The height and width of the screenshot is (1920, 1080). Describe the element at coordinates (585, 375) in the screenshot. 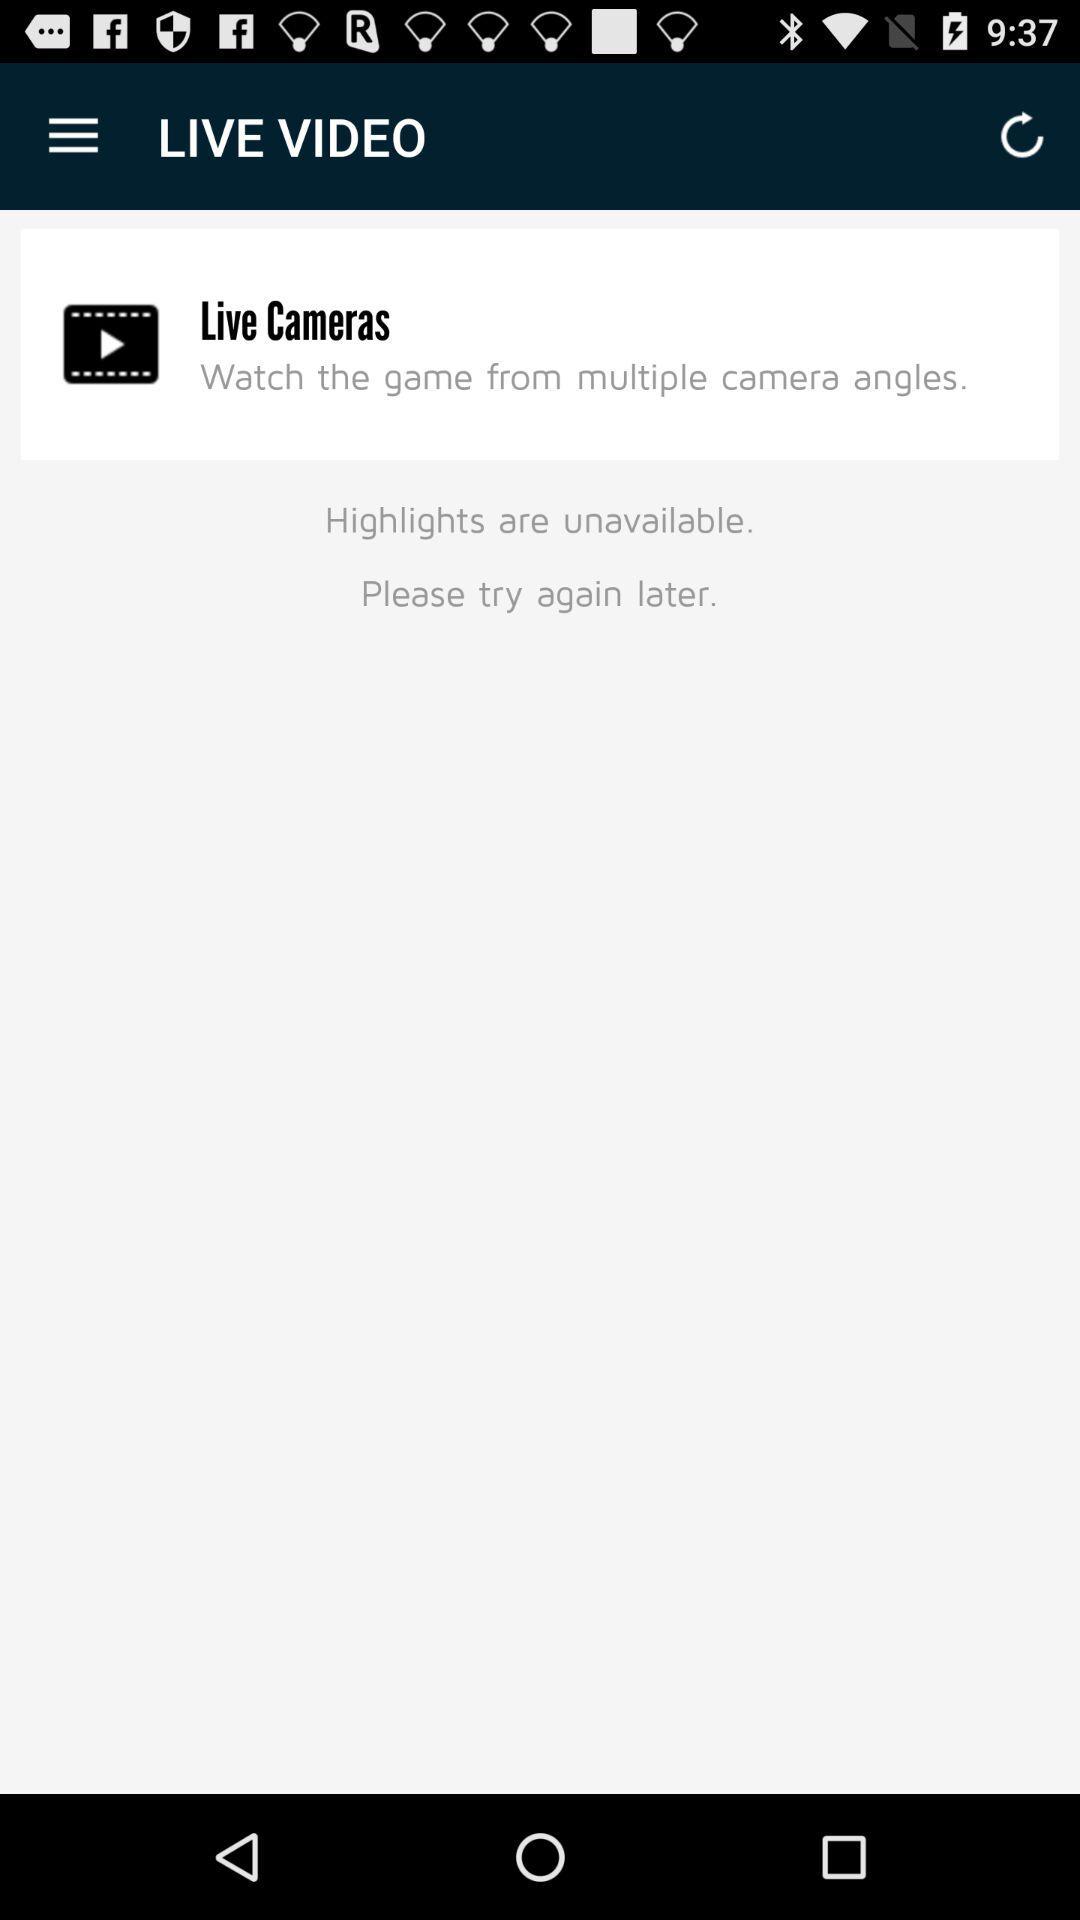

I see `watch the game icon` at that location.